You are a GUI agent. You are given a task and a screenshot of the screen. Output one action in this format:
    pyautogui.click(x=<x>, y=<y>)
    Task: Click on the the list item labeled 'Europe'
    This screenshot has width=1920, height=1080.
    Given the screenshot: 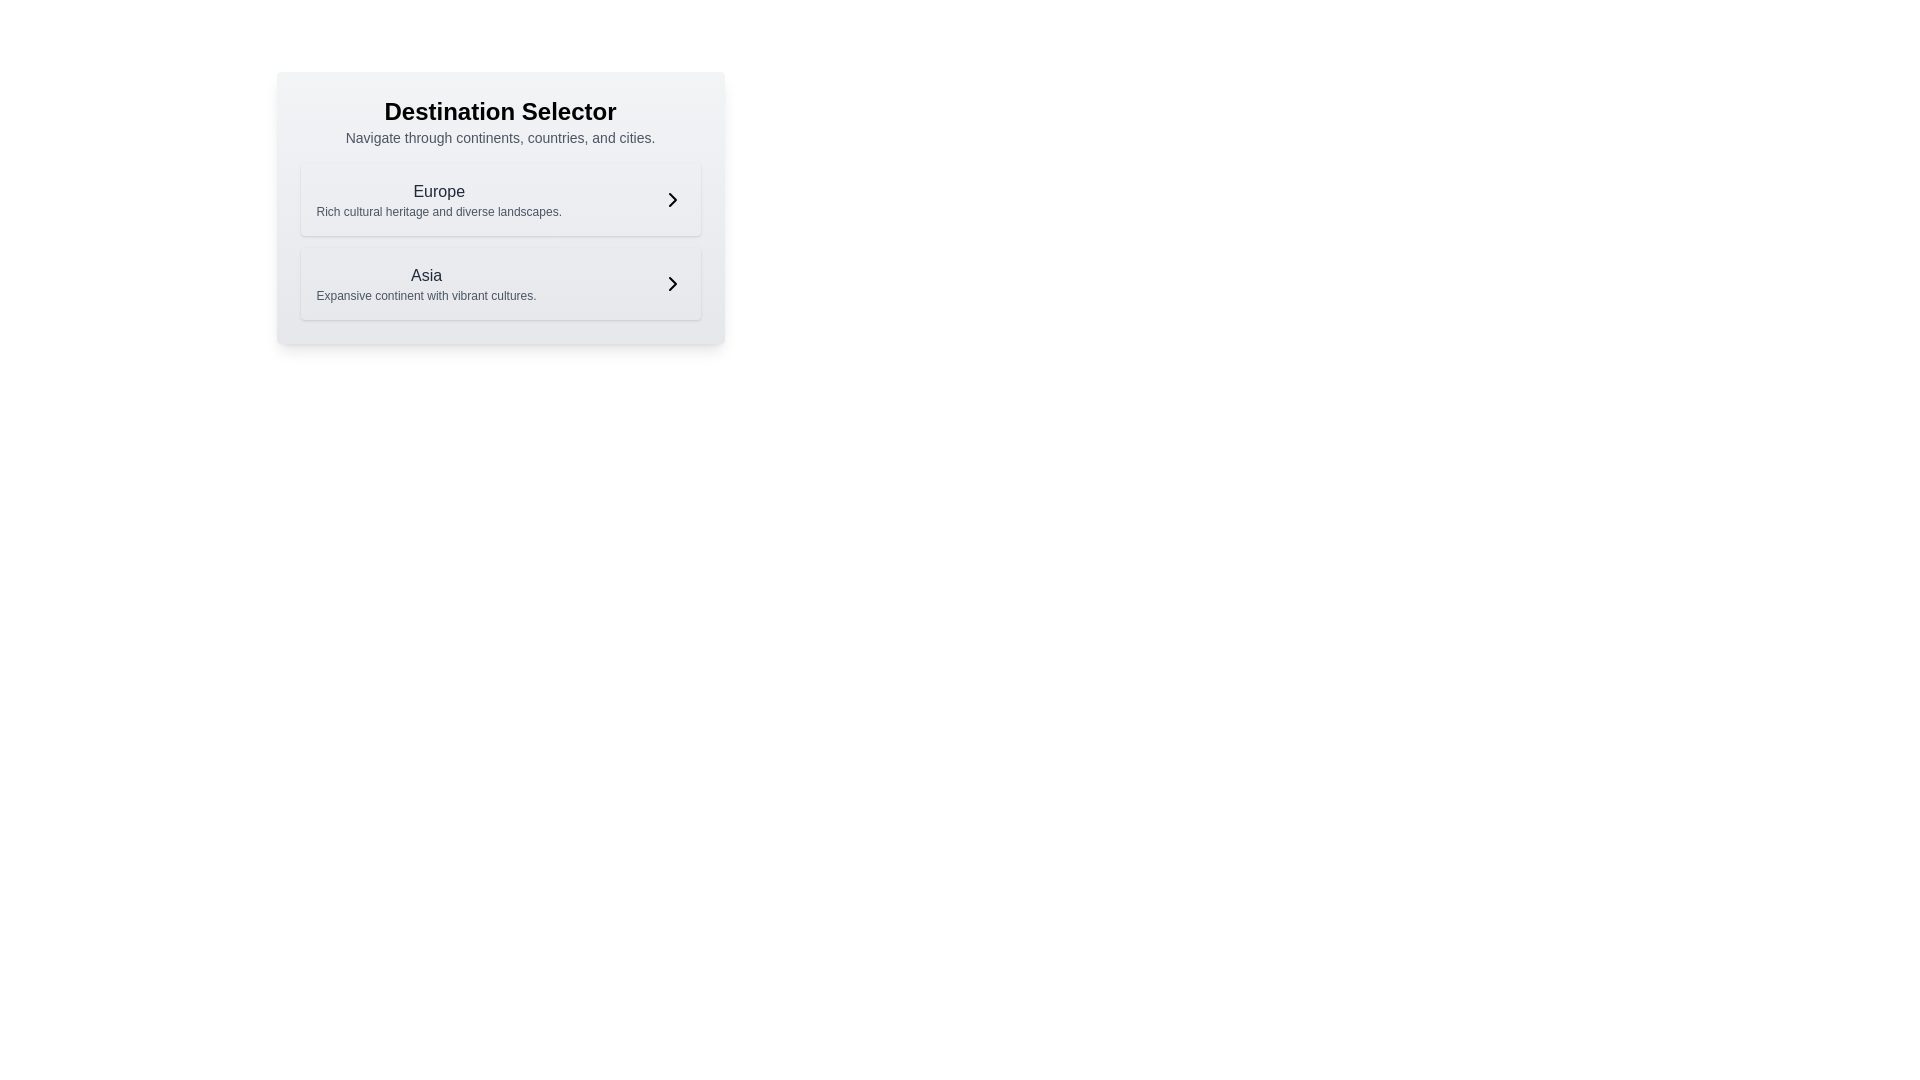 What is the action you would take?
    pyautogui.click(x=438, y=200)
    